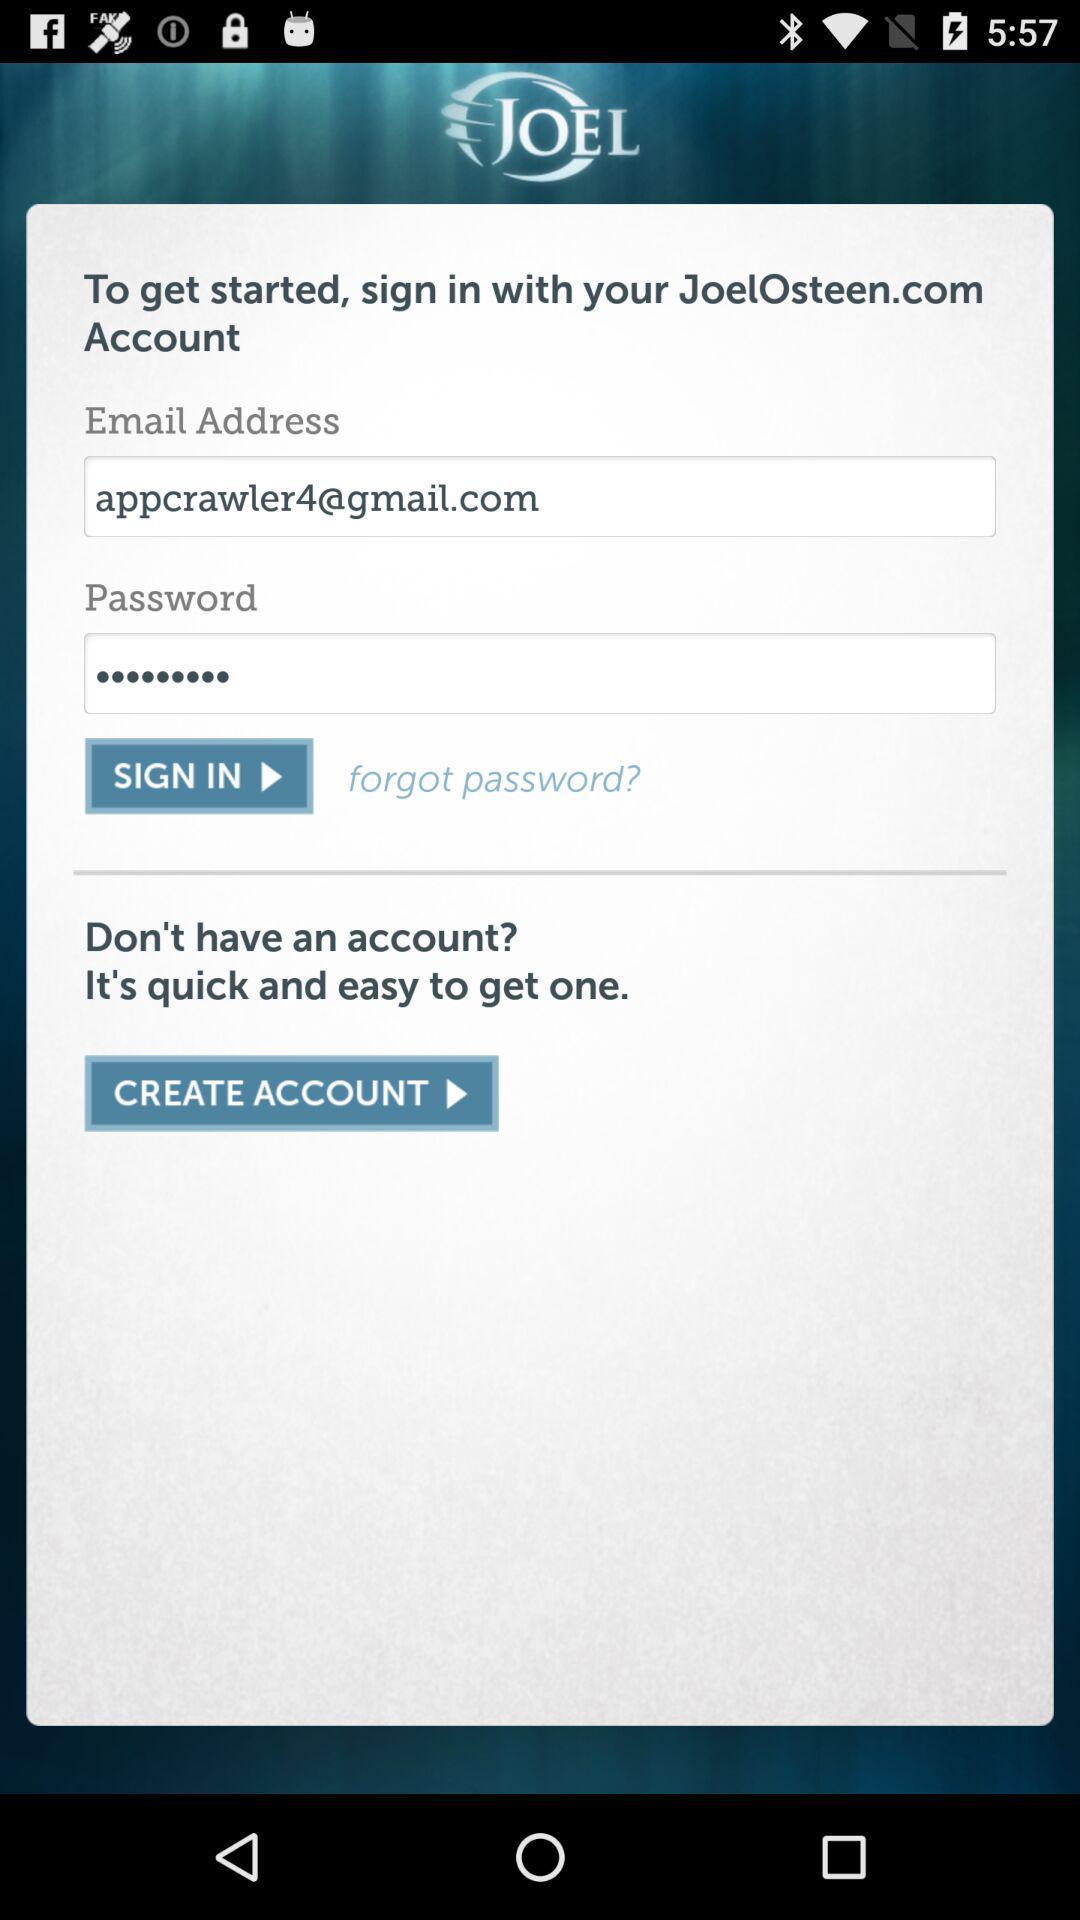  Describe the element at coordinates (540, 673) in the screenshot. I see `crowd3116 icon` at that location.